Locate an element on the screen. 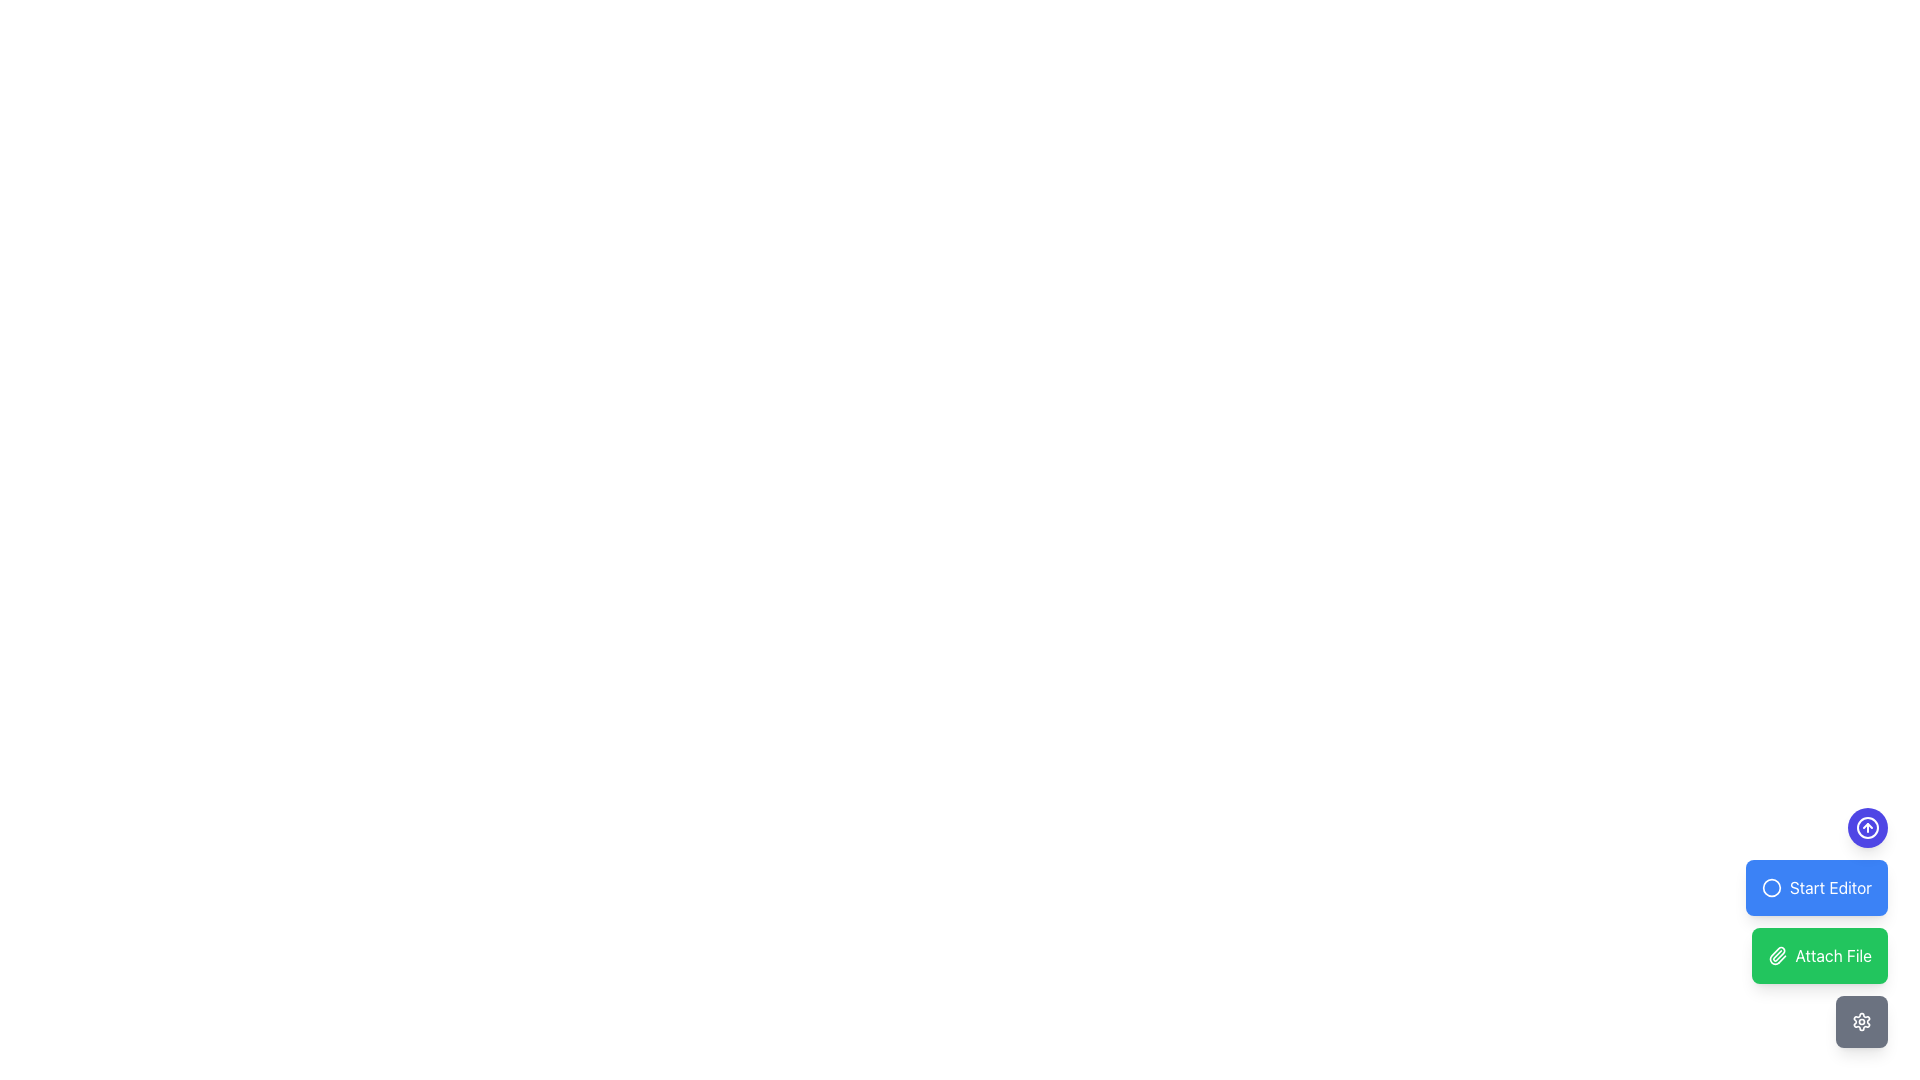 The width and height of the screenshot is (1920, 1080). the file attachment button located at the bottom-right corner of the interface, which is the second button in a vertical stack of buttons is located at coordinates (1816, 928).